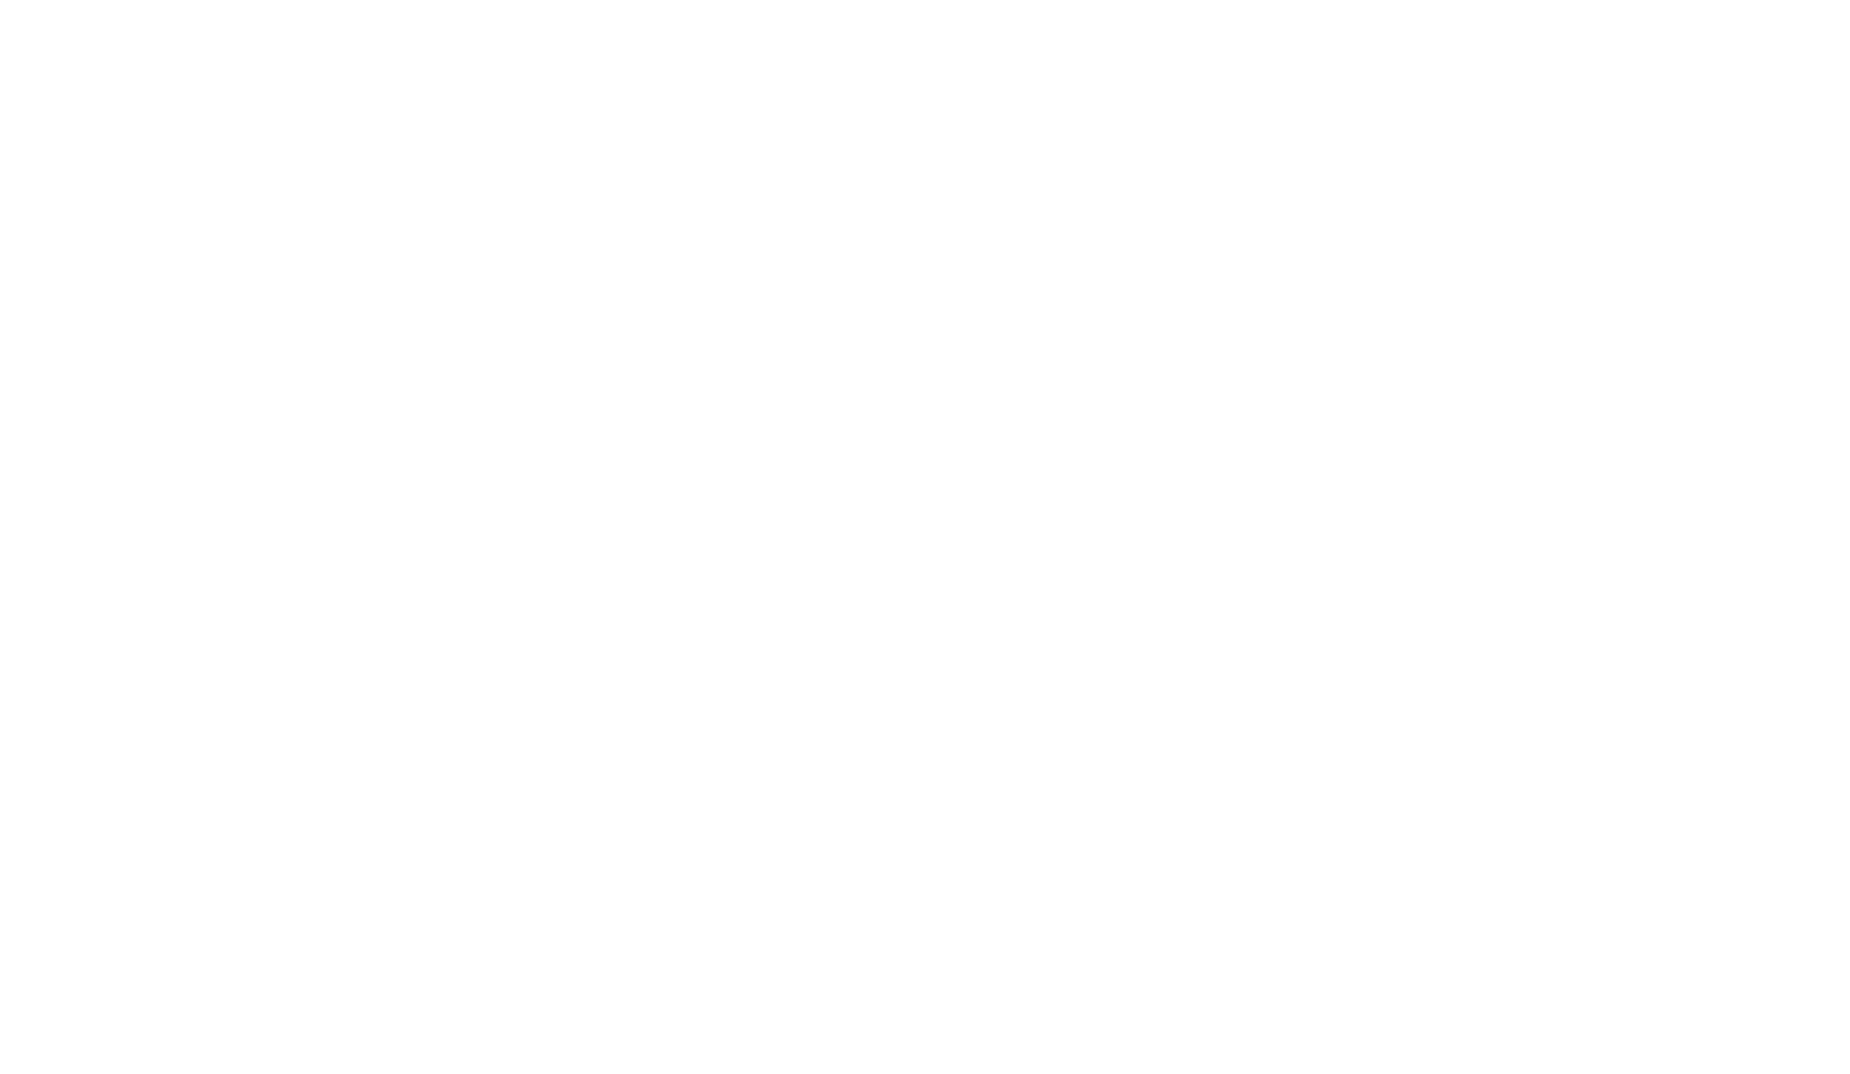 This screenshot has height=1074, width=1850. Describe the element at coordinates (924, 245) in the screenshot. I see `'Portugal'` at that location.